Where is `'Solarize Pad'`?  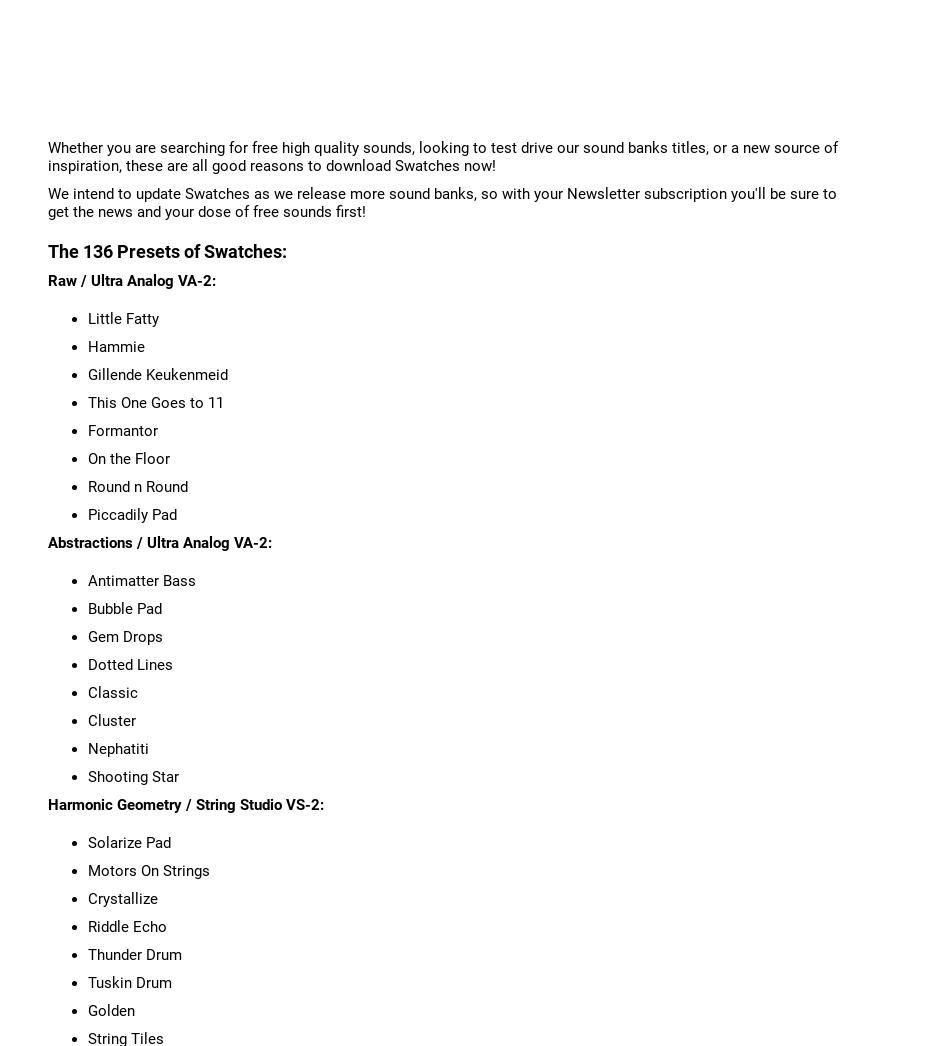 'Solarize Pad' is located at coordinates (128, 841).